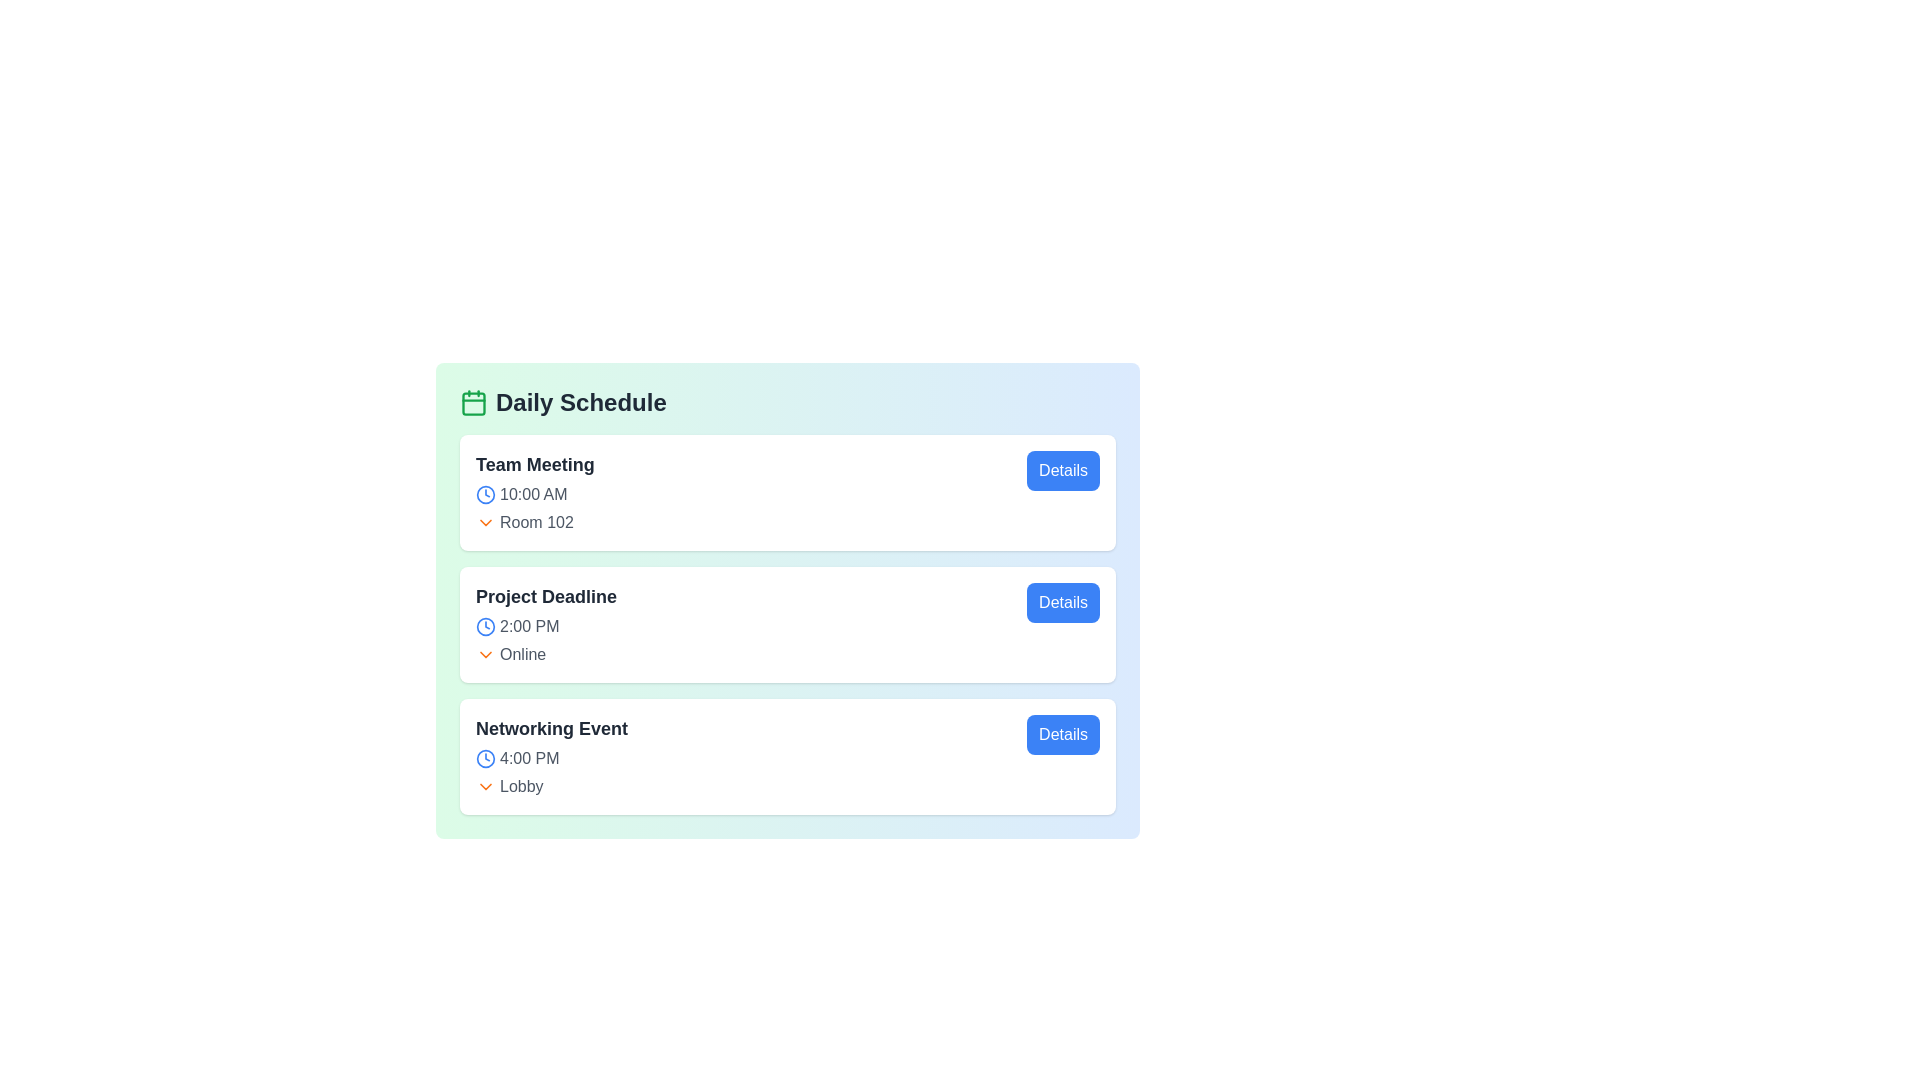 The width and height of the screenshot is (1920, 1080). What do you see at coordinates (786, 623) in the screenshot?
I see `event details from the second card in the list of scheduled events, which contains the title 'Project Deadline' and a button labeled 'Details.'` at bounding box center [786, 623].